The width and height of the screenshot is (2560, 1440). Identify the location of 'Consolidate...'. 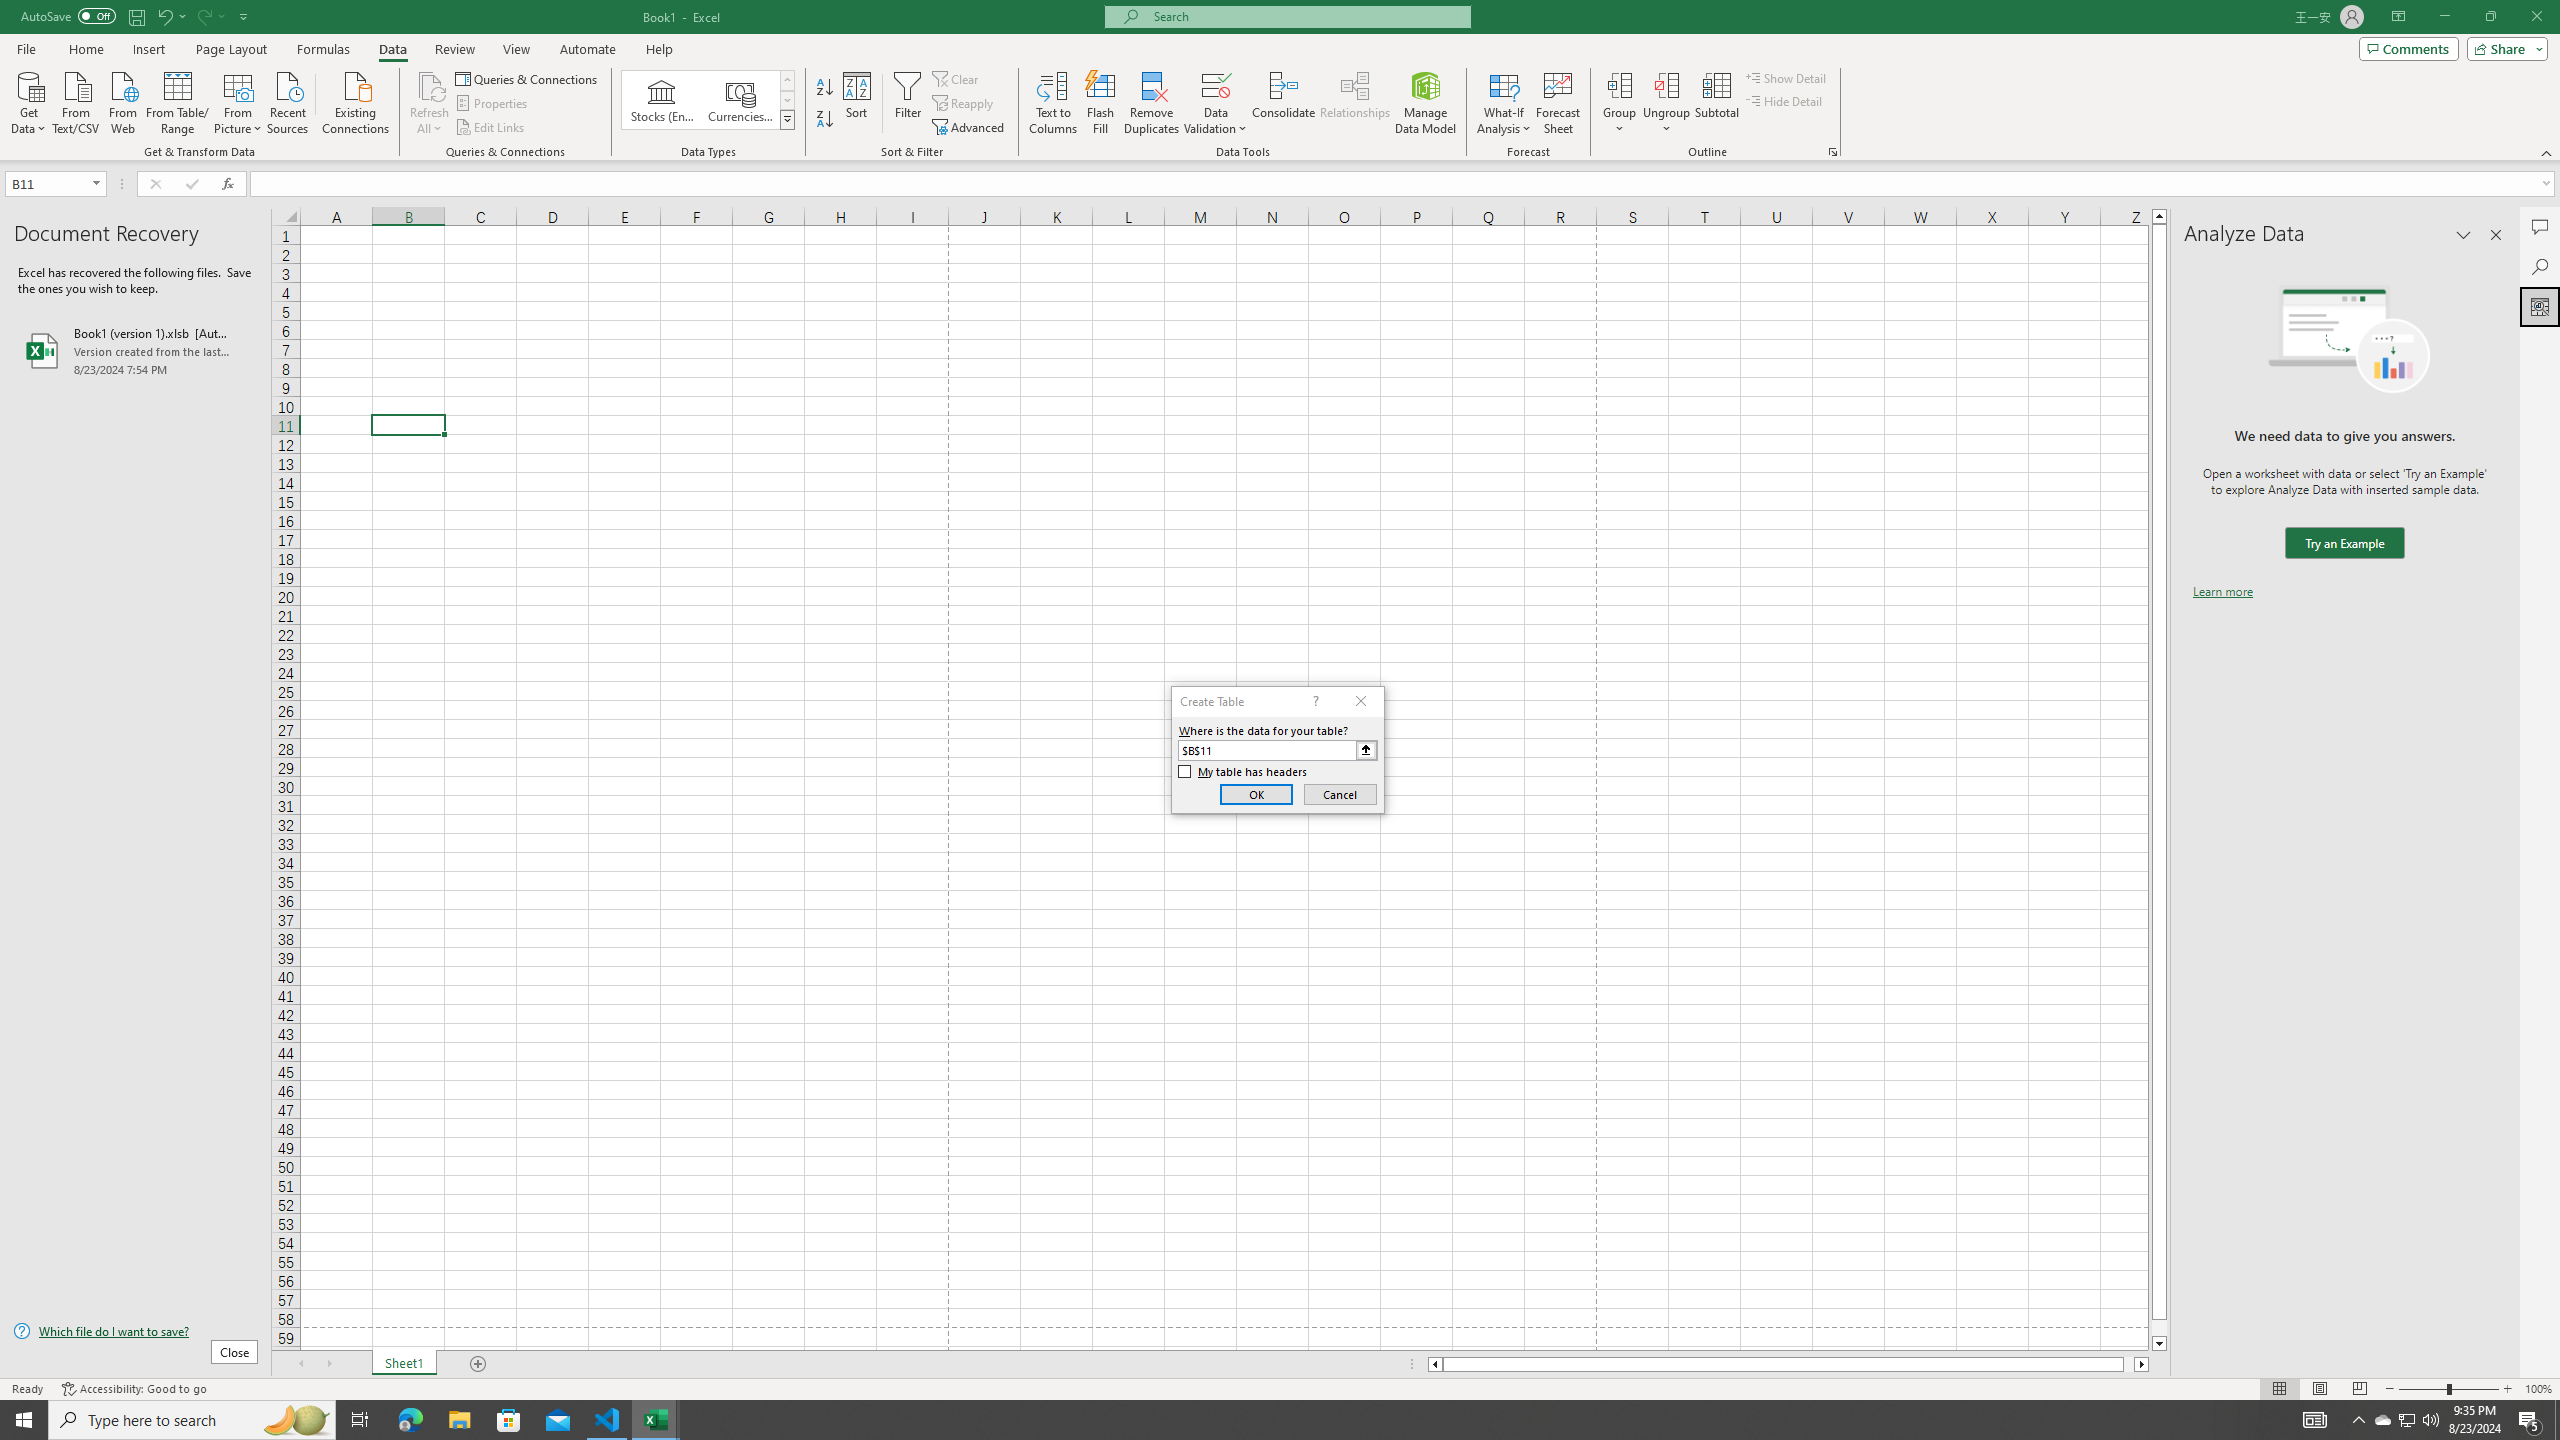
(1283, 103).